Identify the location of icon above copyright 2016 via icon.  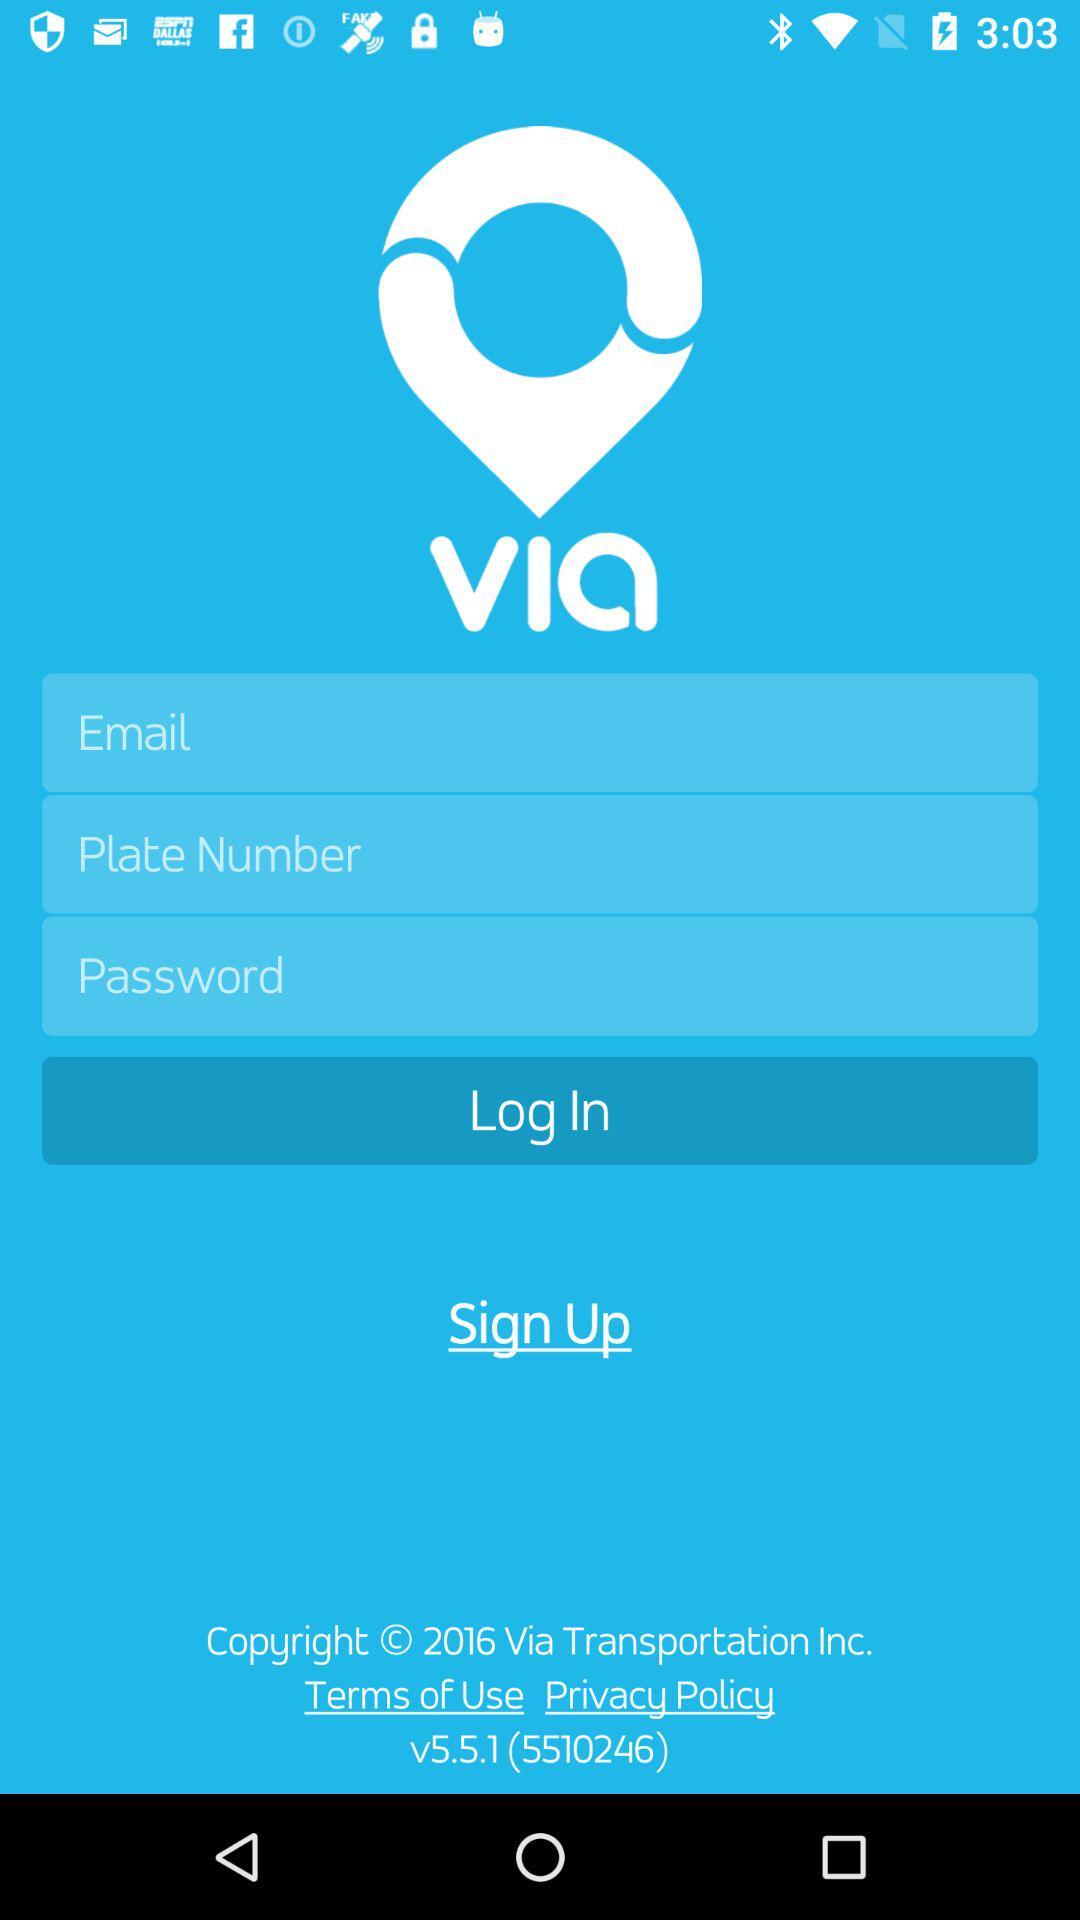
(540, 1323).